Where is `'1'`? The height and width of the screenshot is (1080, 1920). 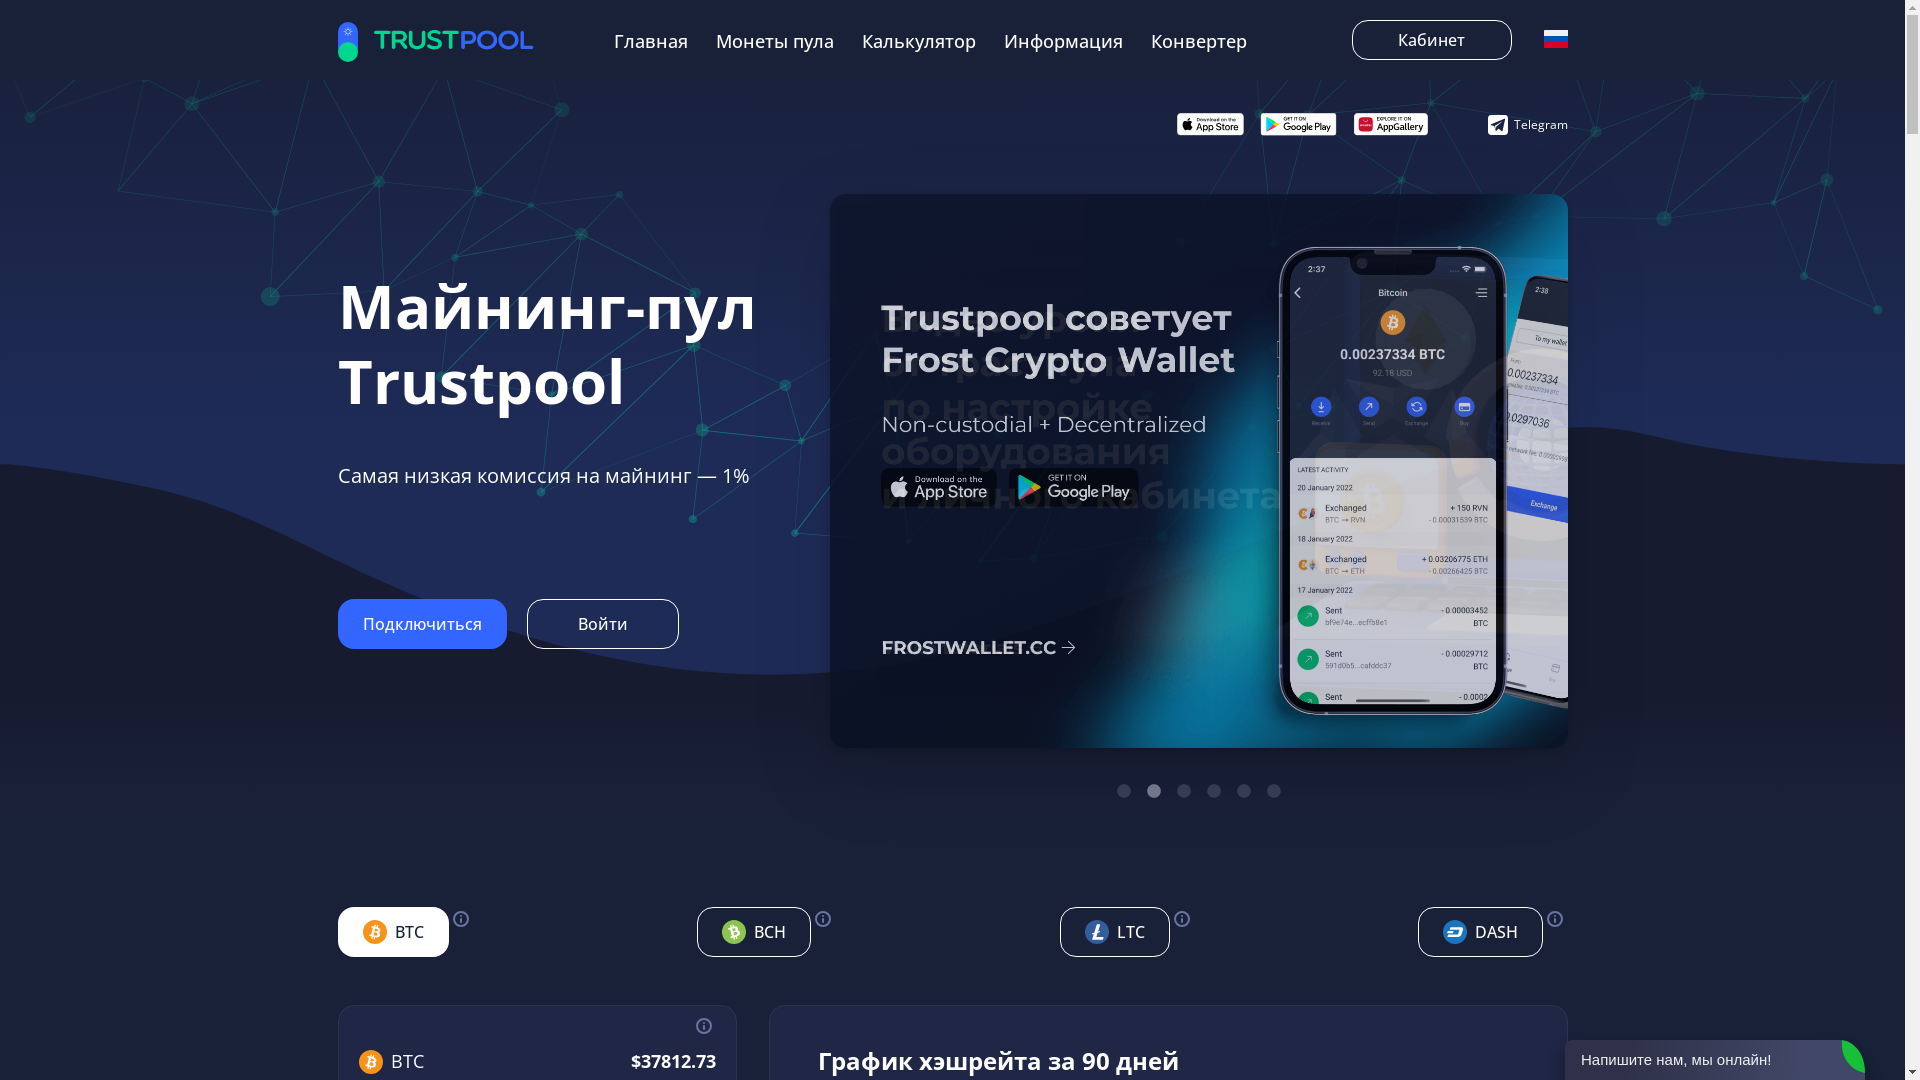 '1' is located at coordinates (1123, 790).